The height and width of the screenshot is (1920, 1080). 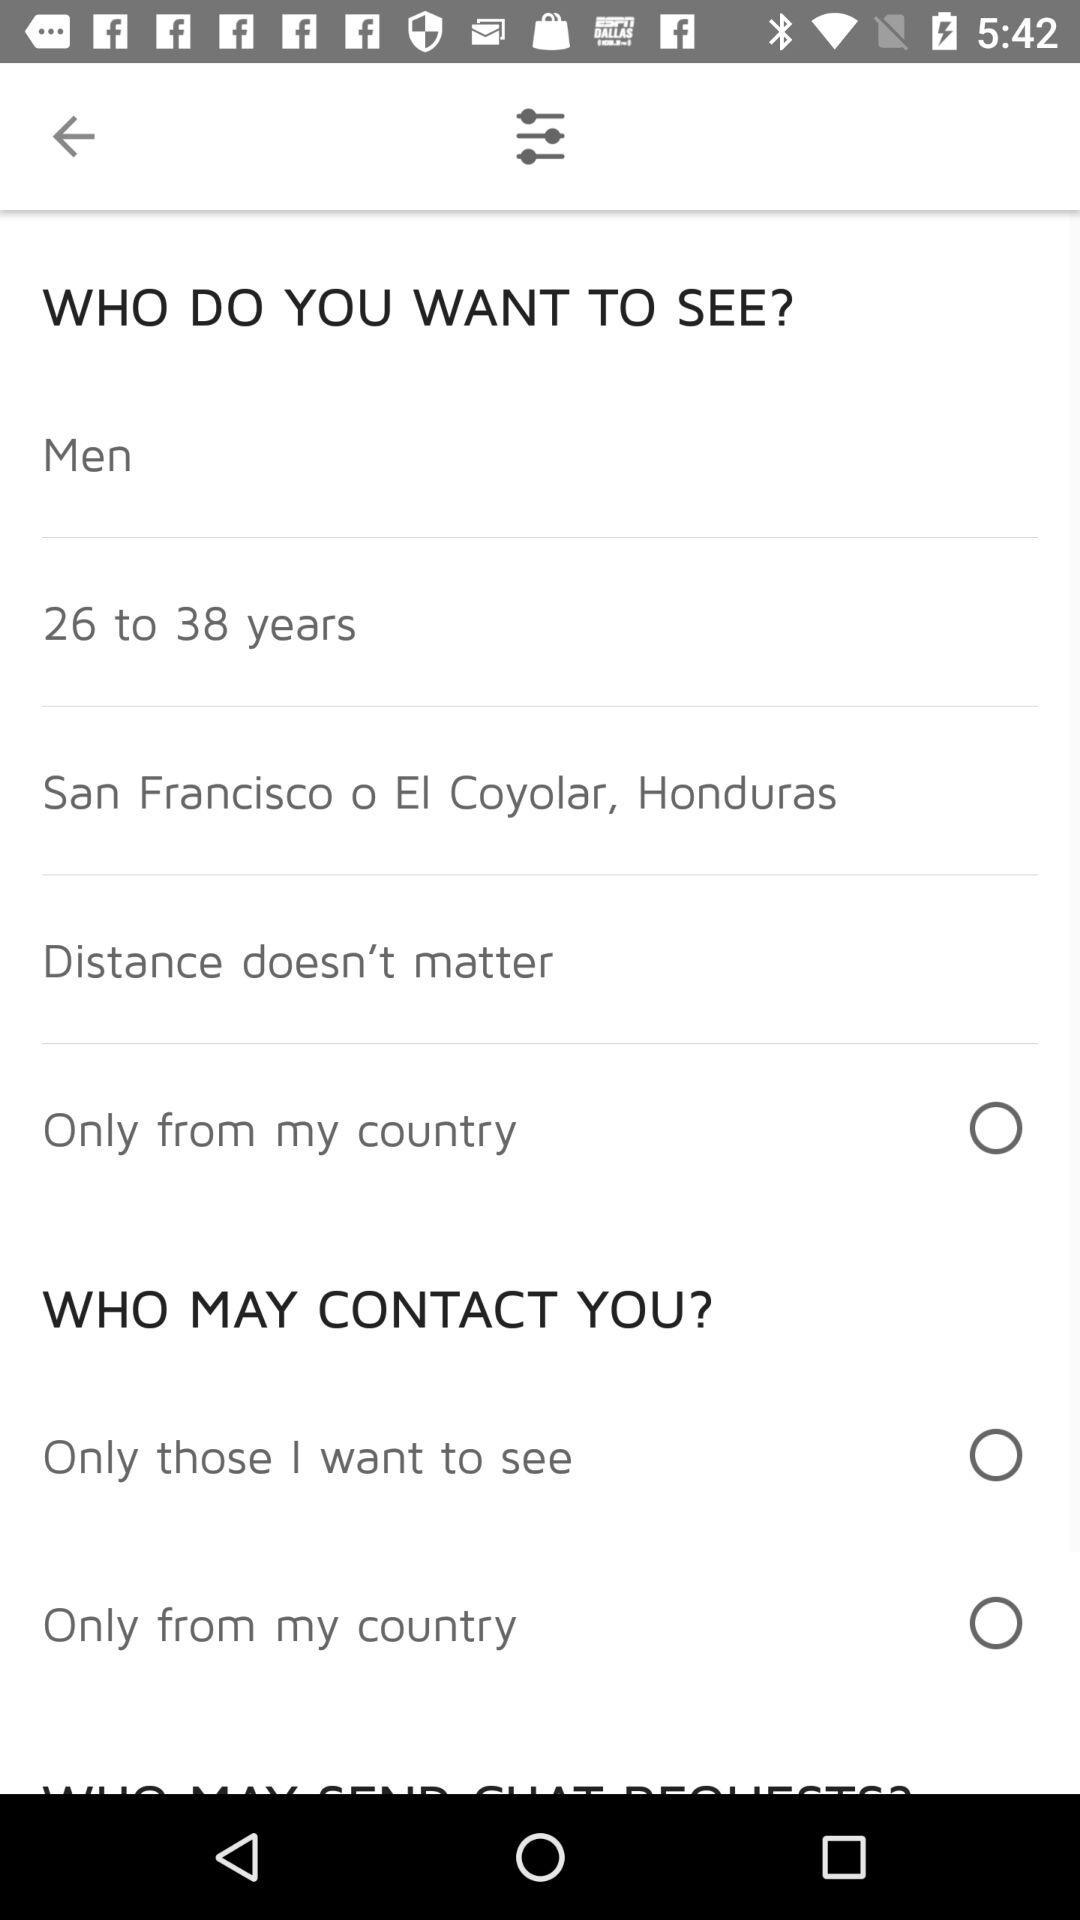 What do you see at coordinates (438, 789) in the screenshot?
I see `san francisco o item` at bounding box center [438, 789].